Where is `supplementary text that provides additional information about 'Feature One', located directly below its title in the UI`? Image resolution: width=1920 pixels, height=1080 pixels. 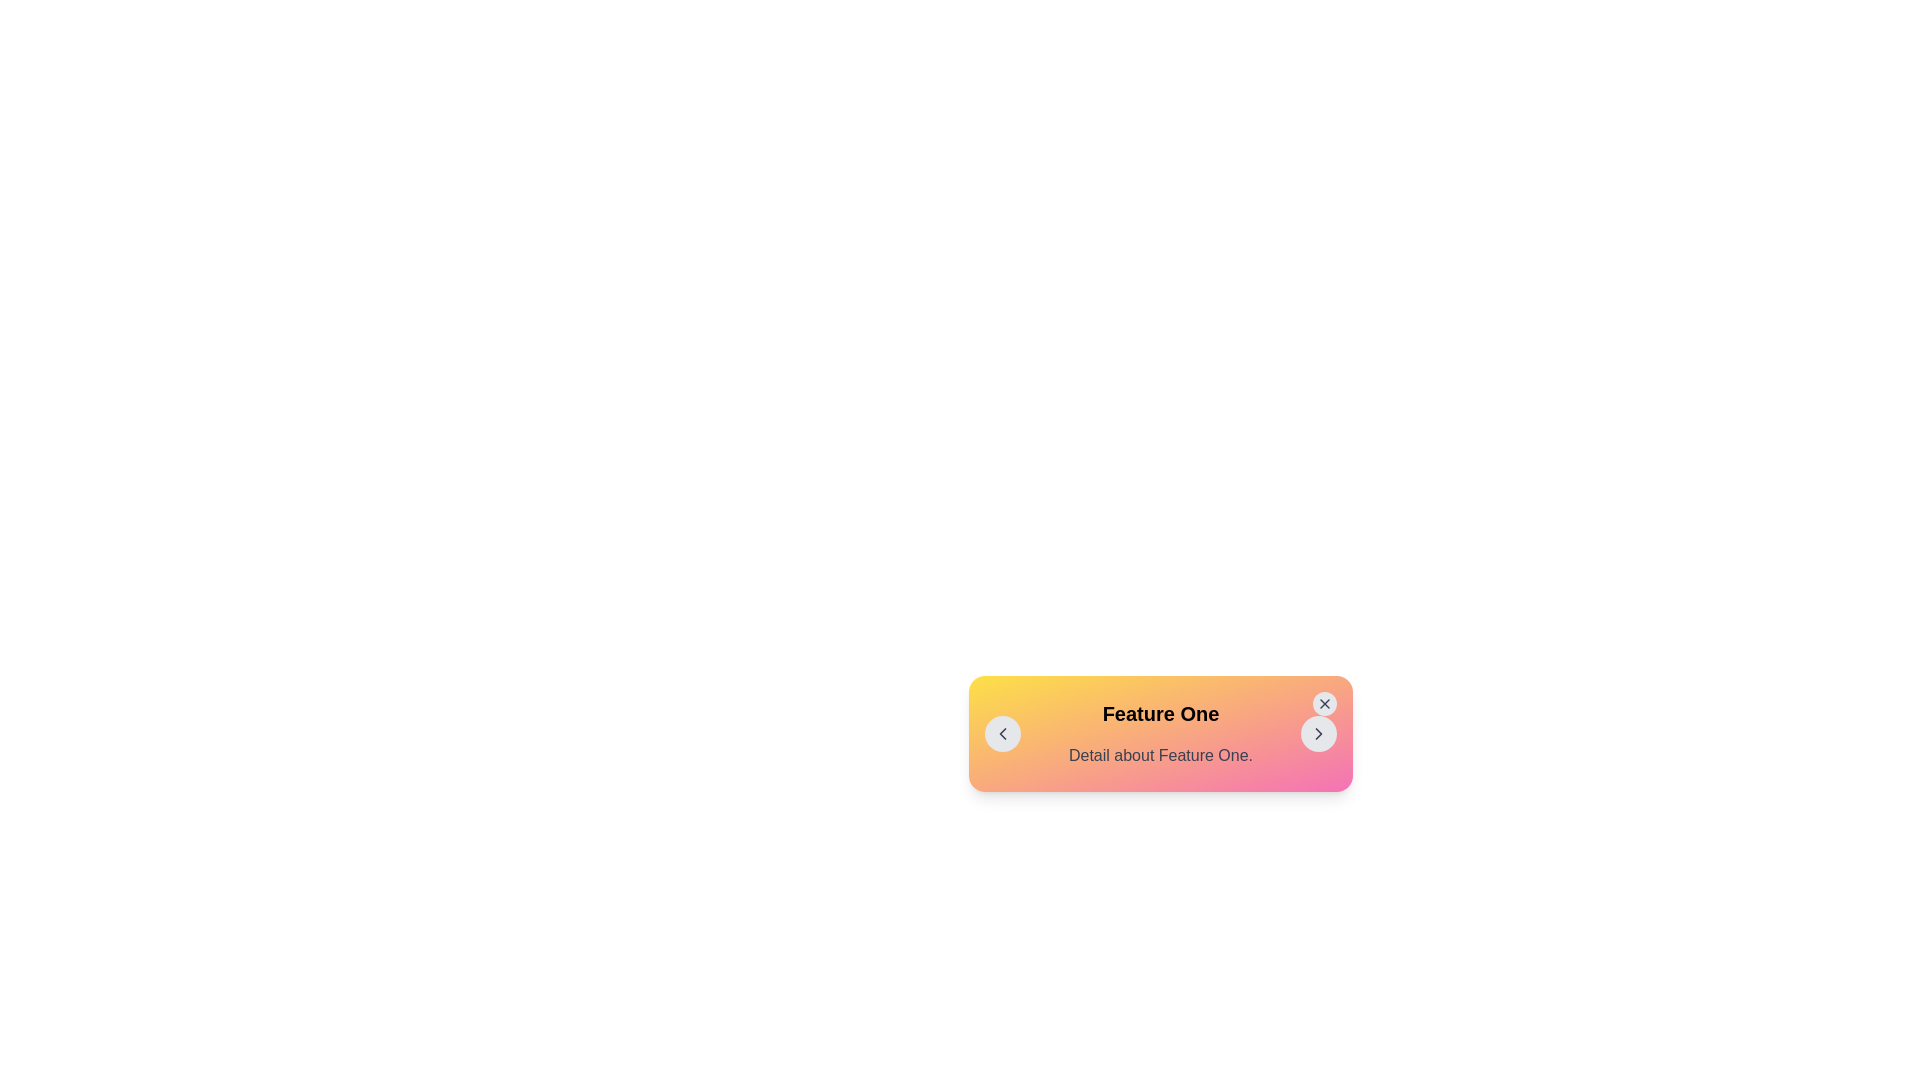 supplementary text that provides additional information about 'Feature One', located directly below its title in the UI is located at coordinates (1161, 756).